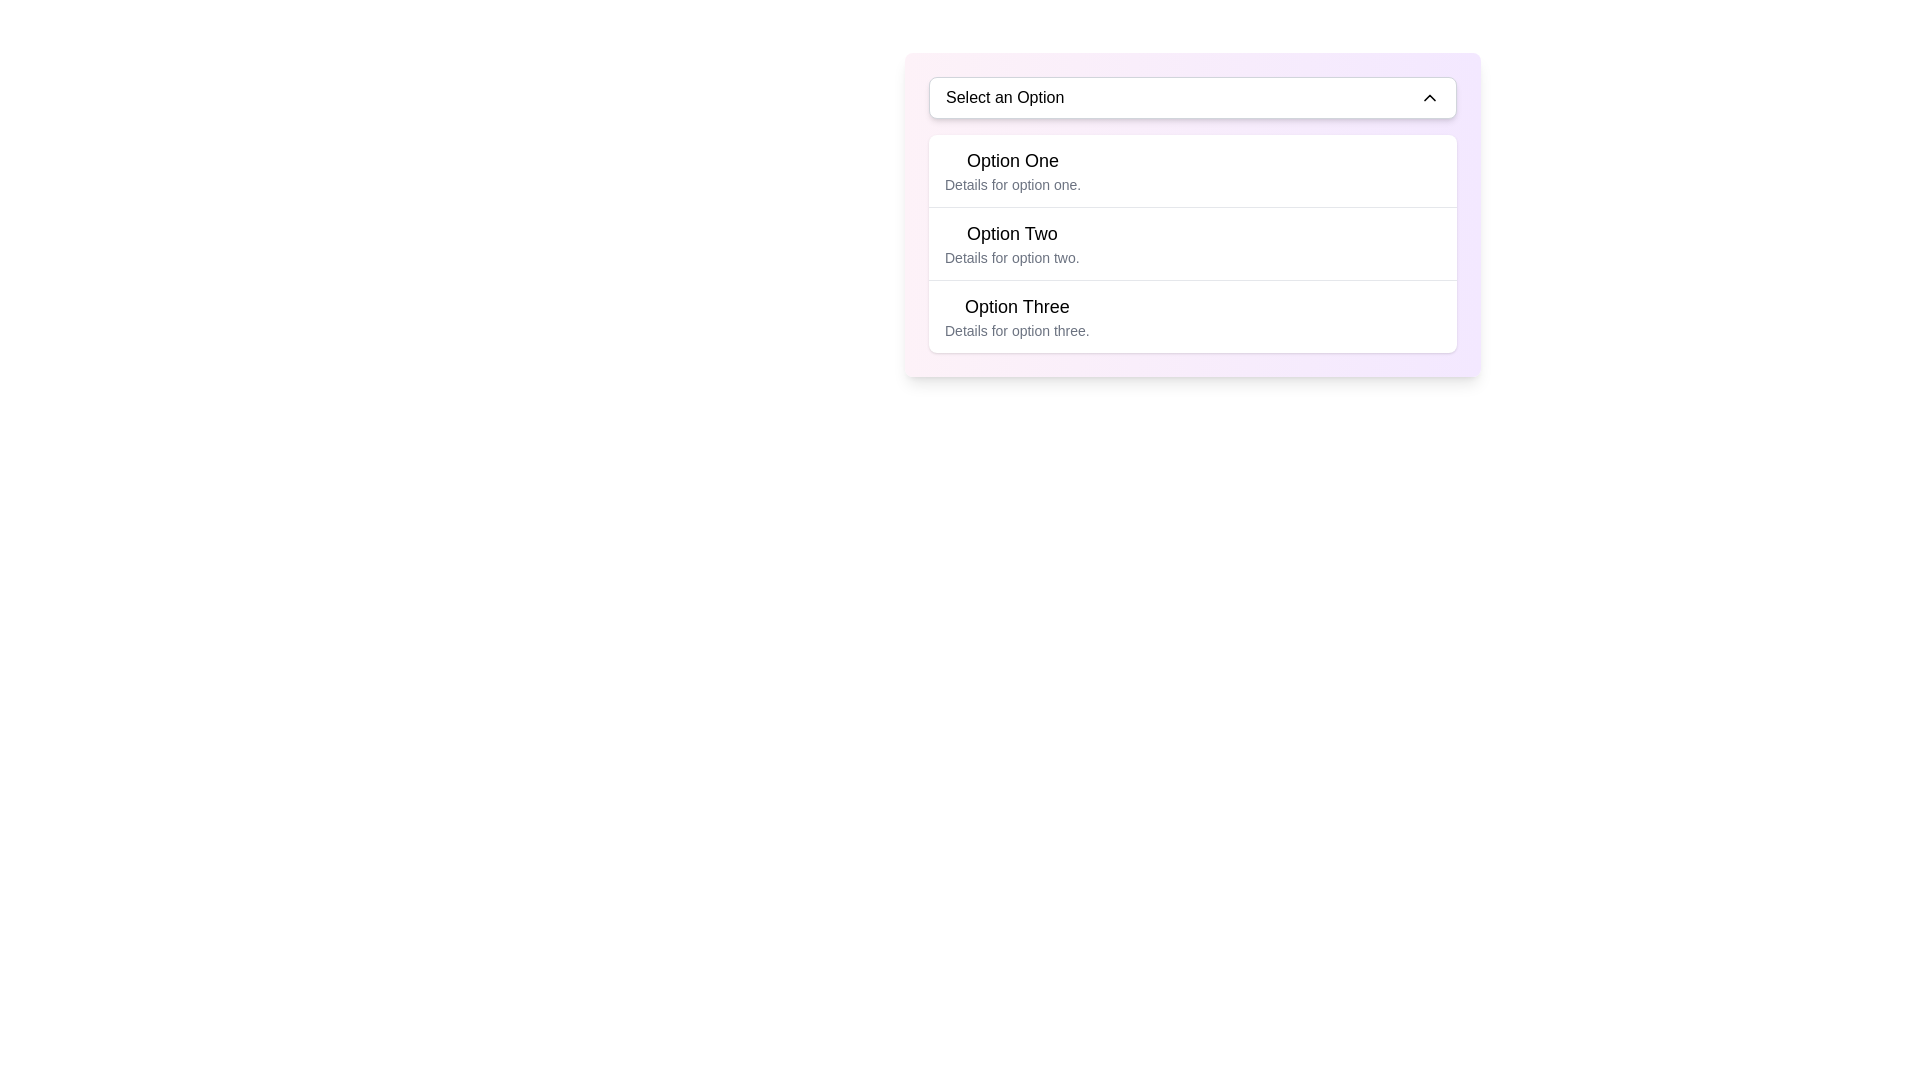 The height and width of the screenshot is (1080, 1920). Describe the element at coordinates (1012, 242) in the screenshot. I see `the second option in the dropdown menu` at that location.